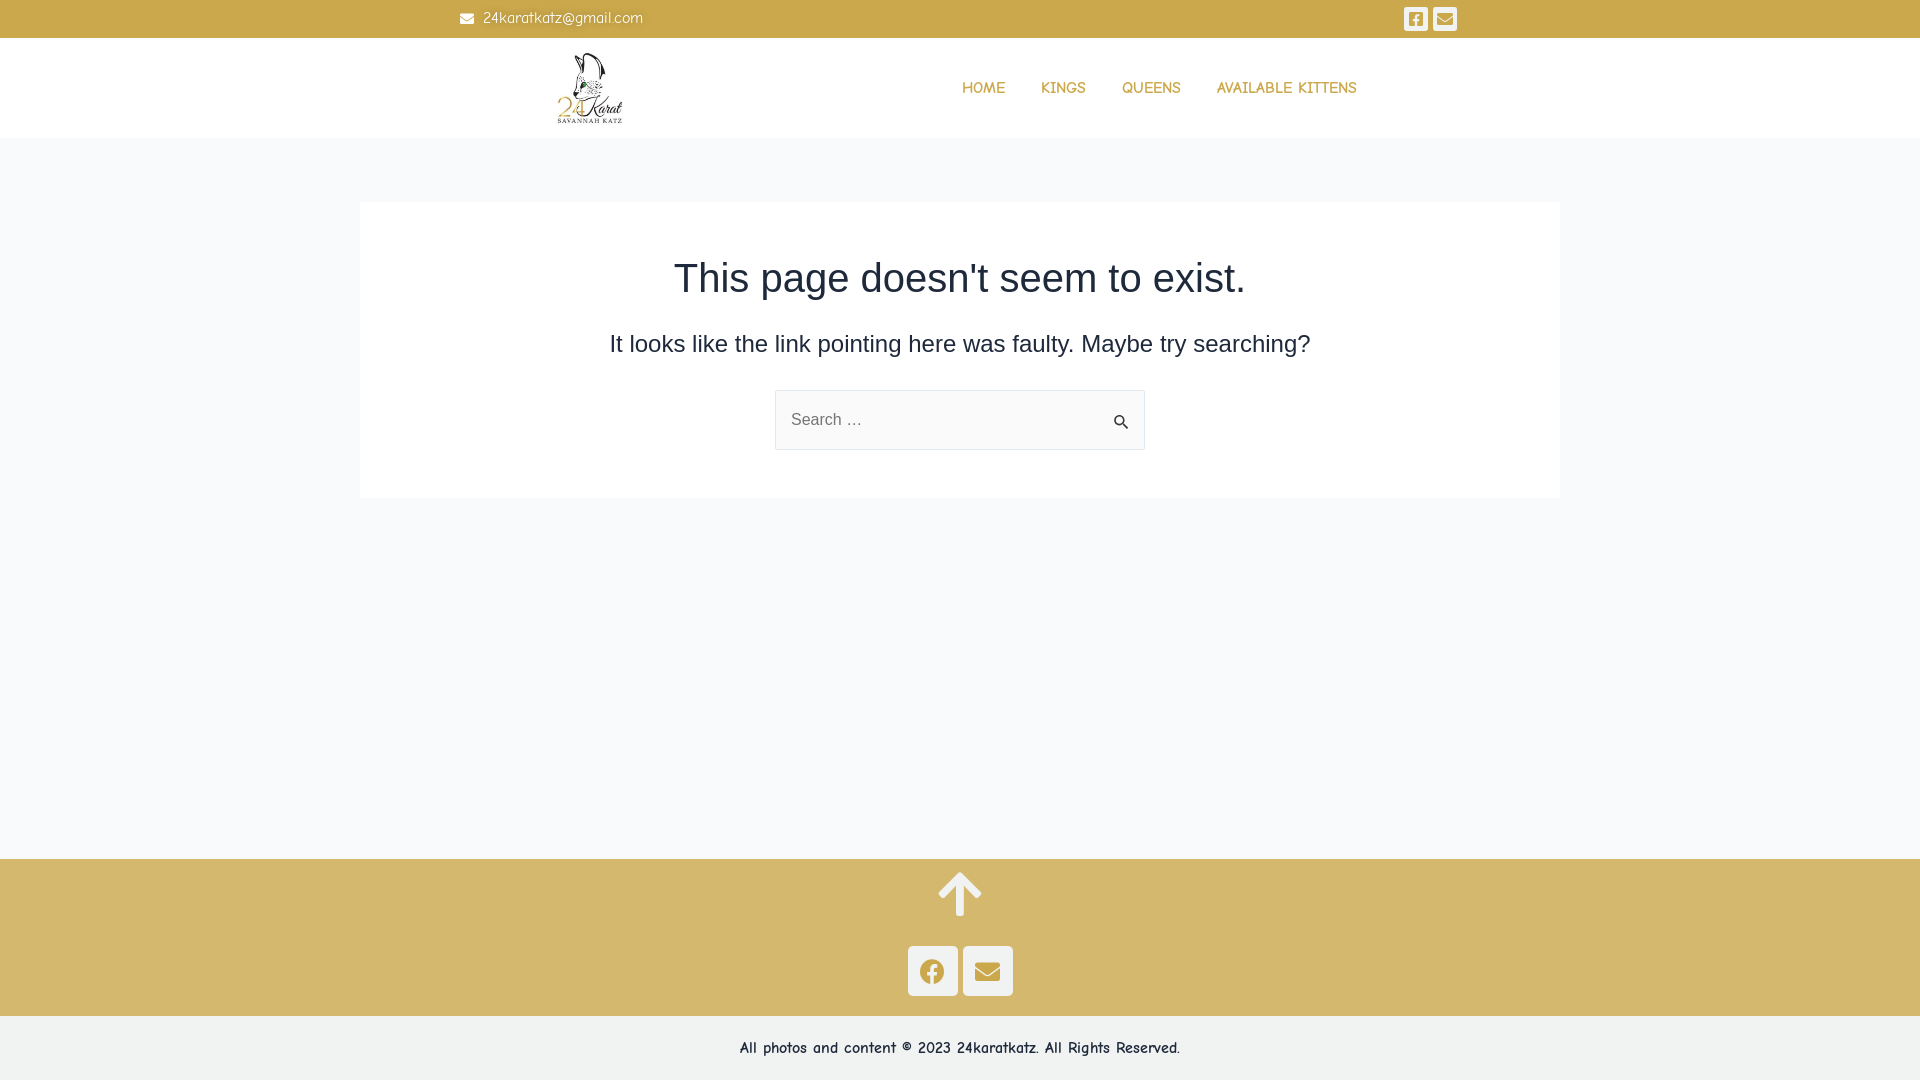 The height and width of the screenshot is (1080, 1920). I want to click on 'Search', so click(1122, 410).